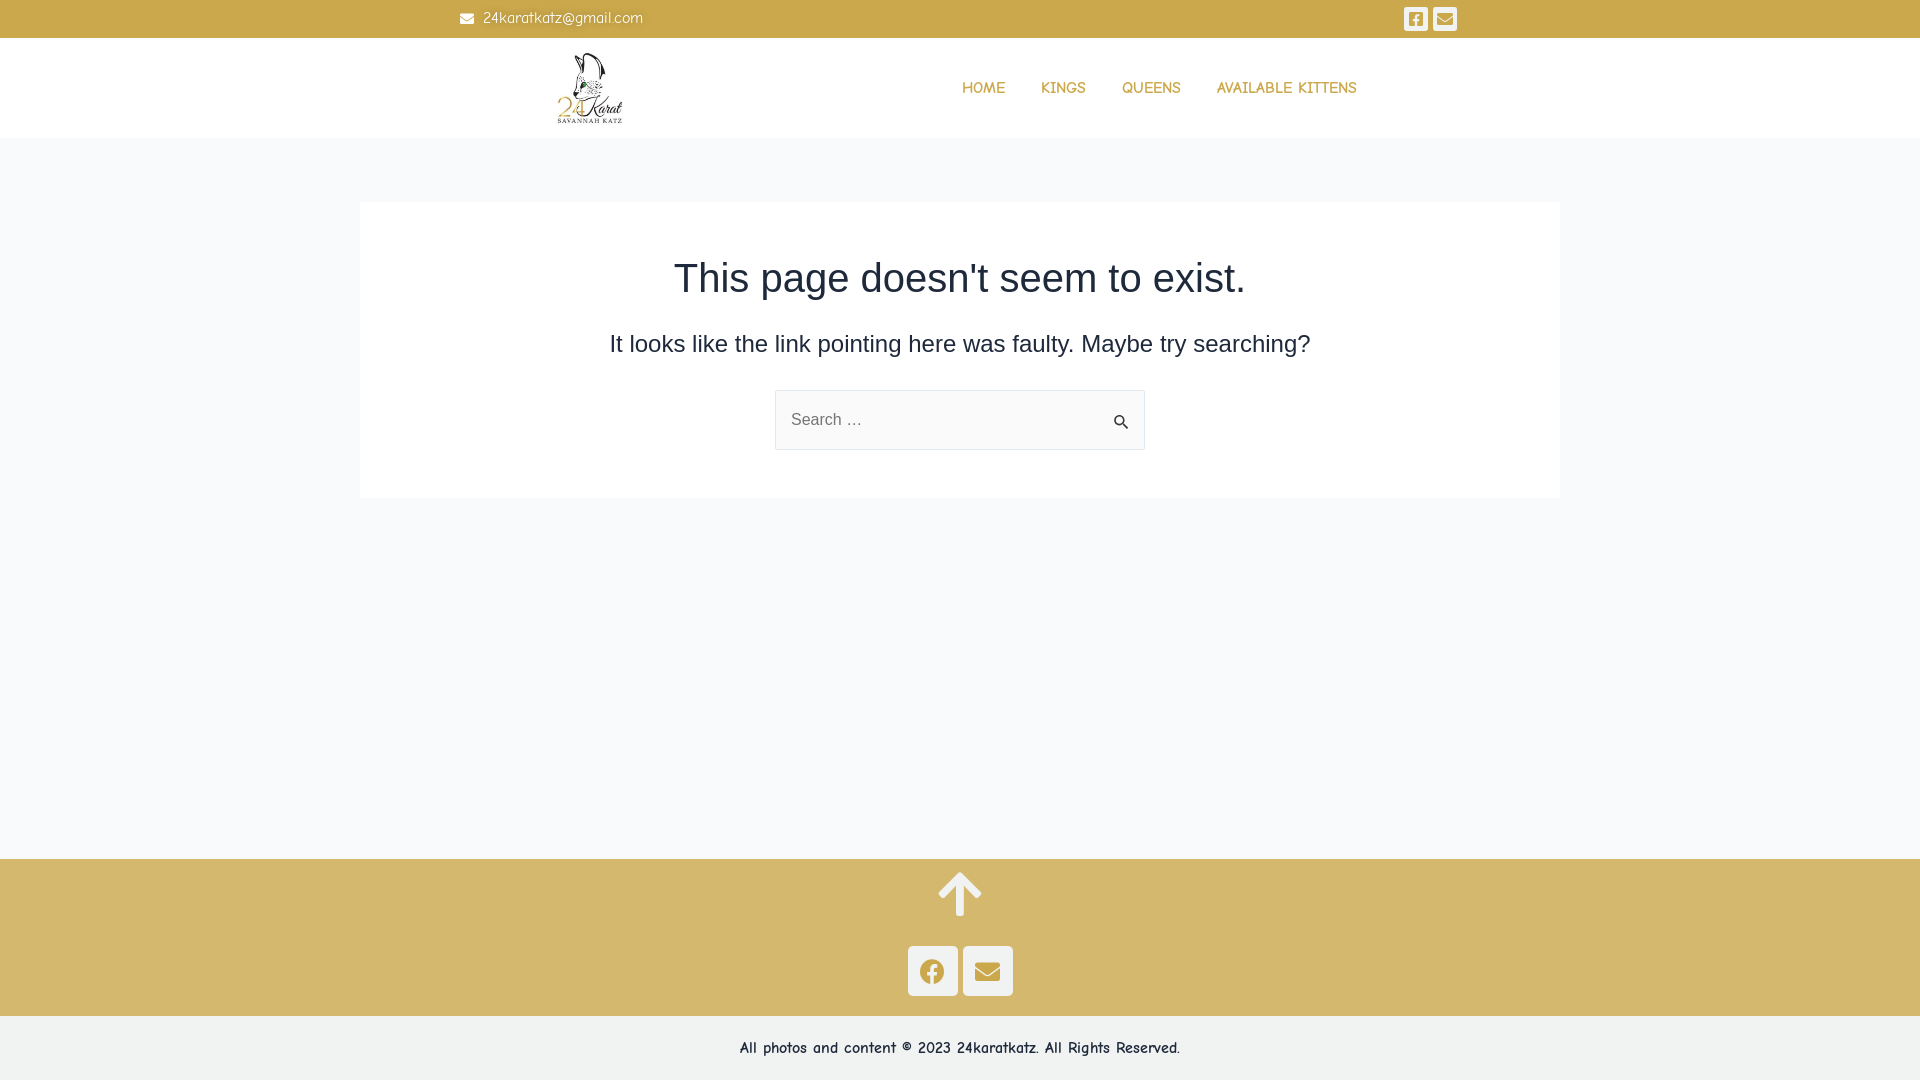 The height and width of the screenshot is (1080, 1920). I want to click on 'Search', so click(1122, 410).